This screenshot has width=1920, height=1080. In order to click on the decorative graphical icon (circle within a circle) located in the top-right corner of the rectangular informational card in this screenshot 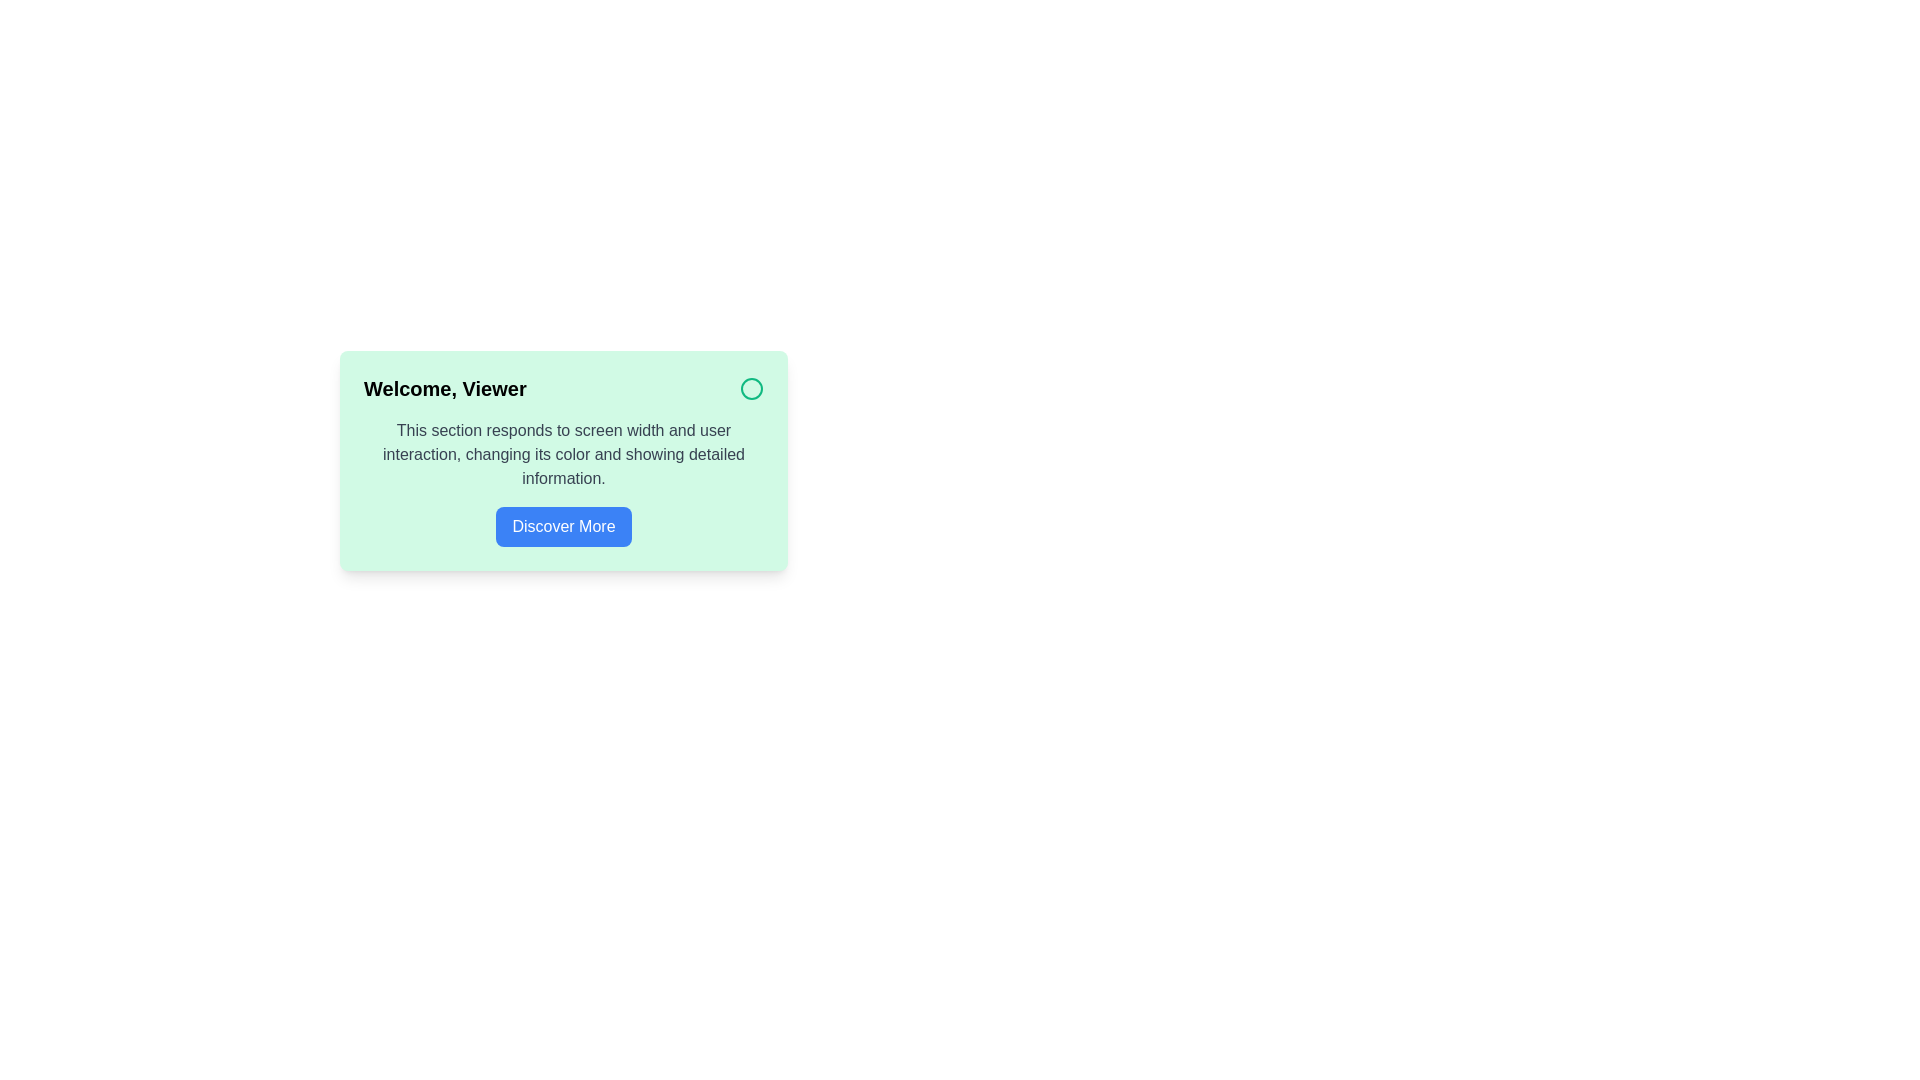, I will do `click(751, 389)`.